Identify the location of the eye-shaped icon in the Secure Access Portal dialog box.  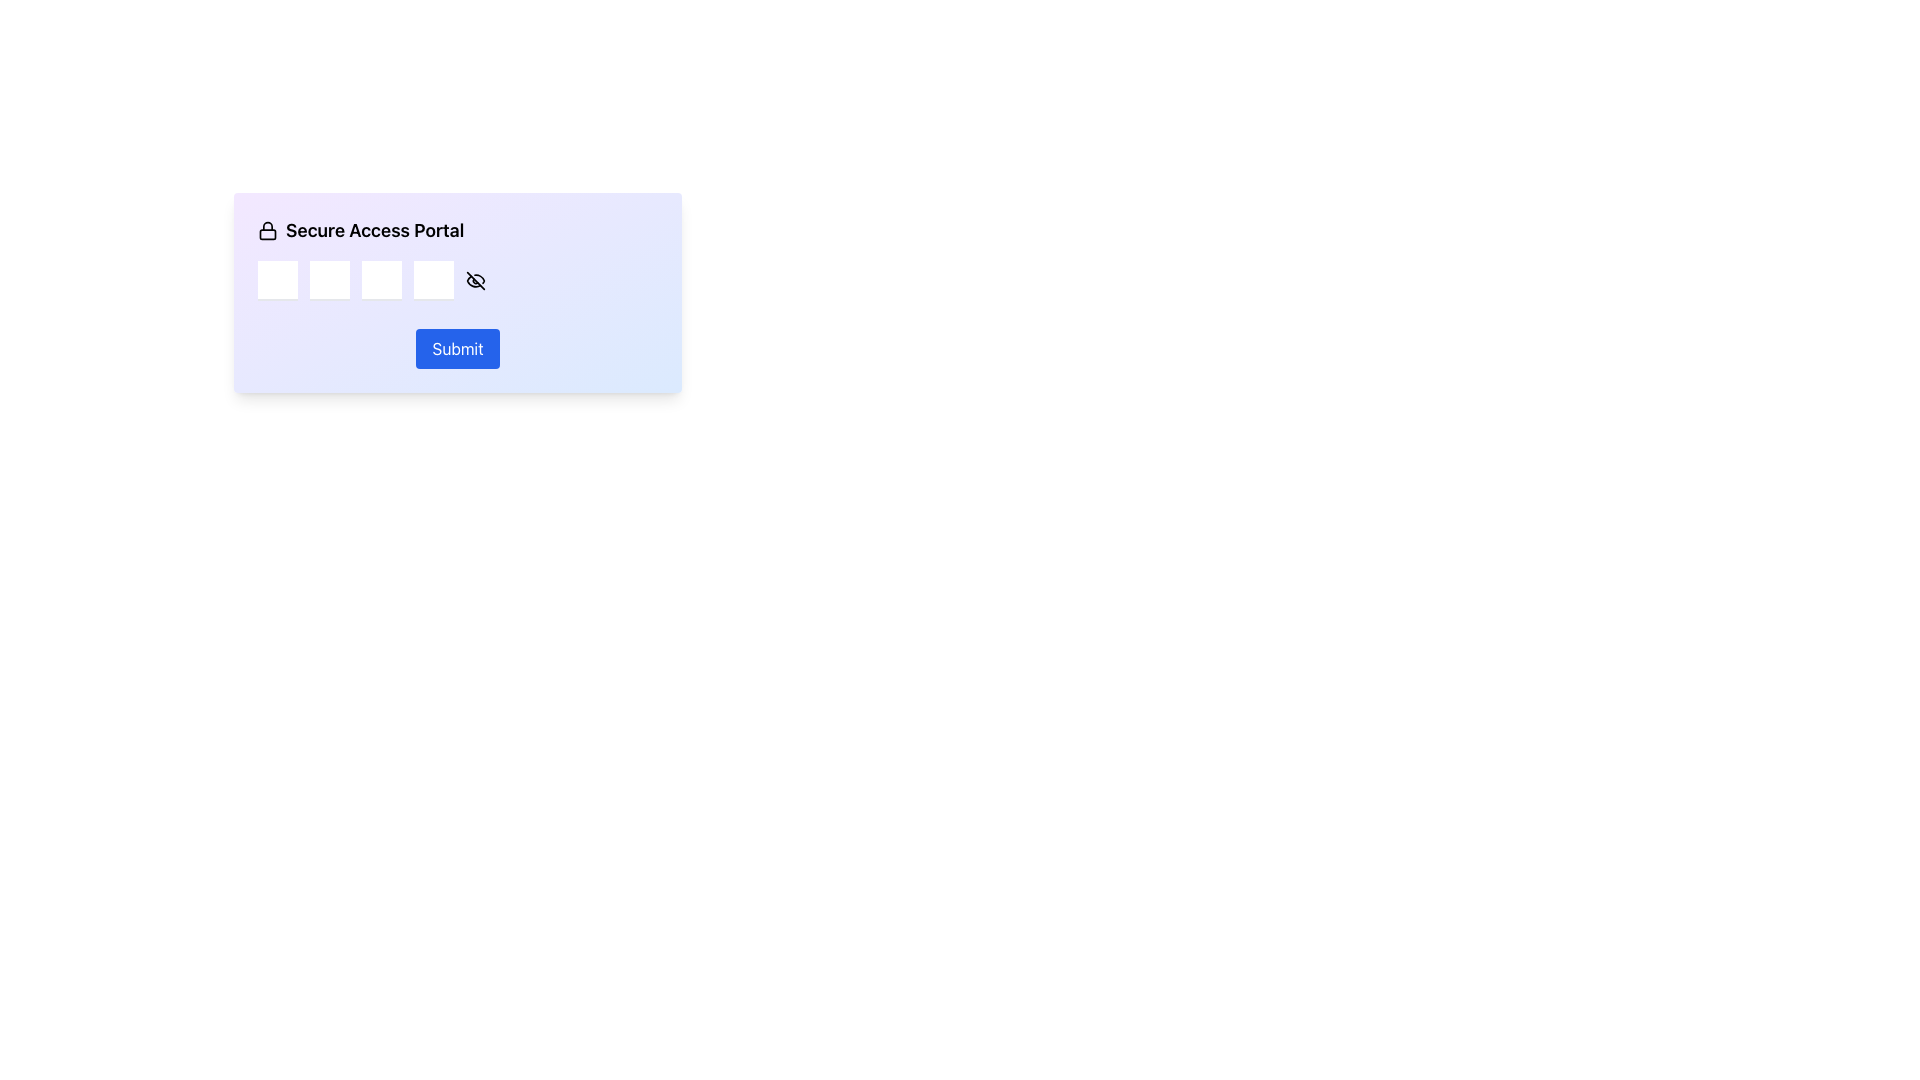
(456, 281).